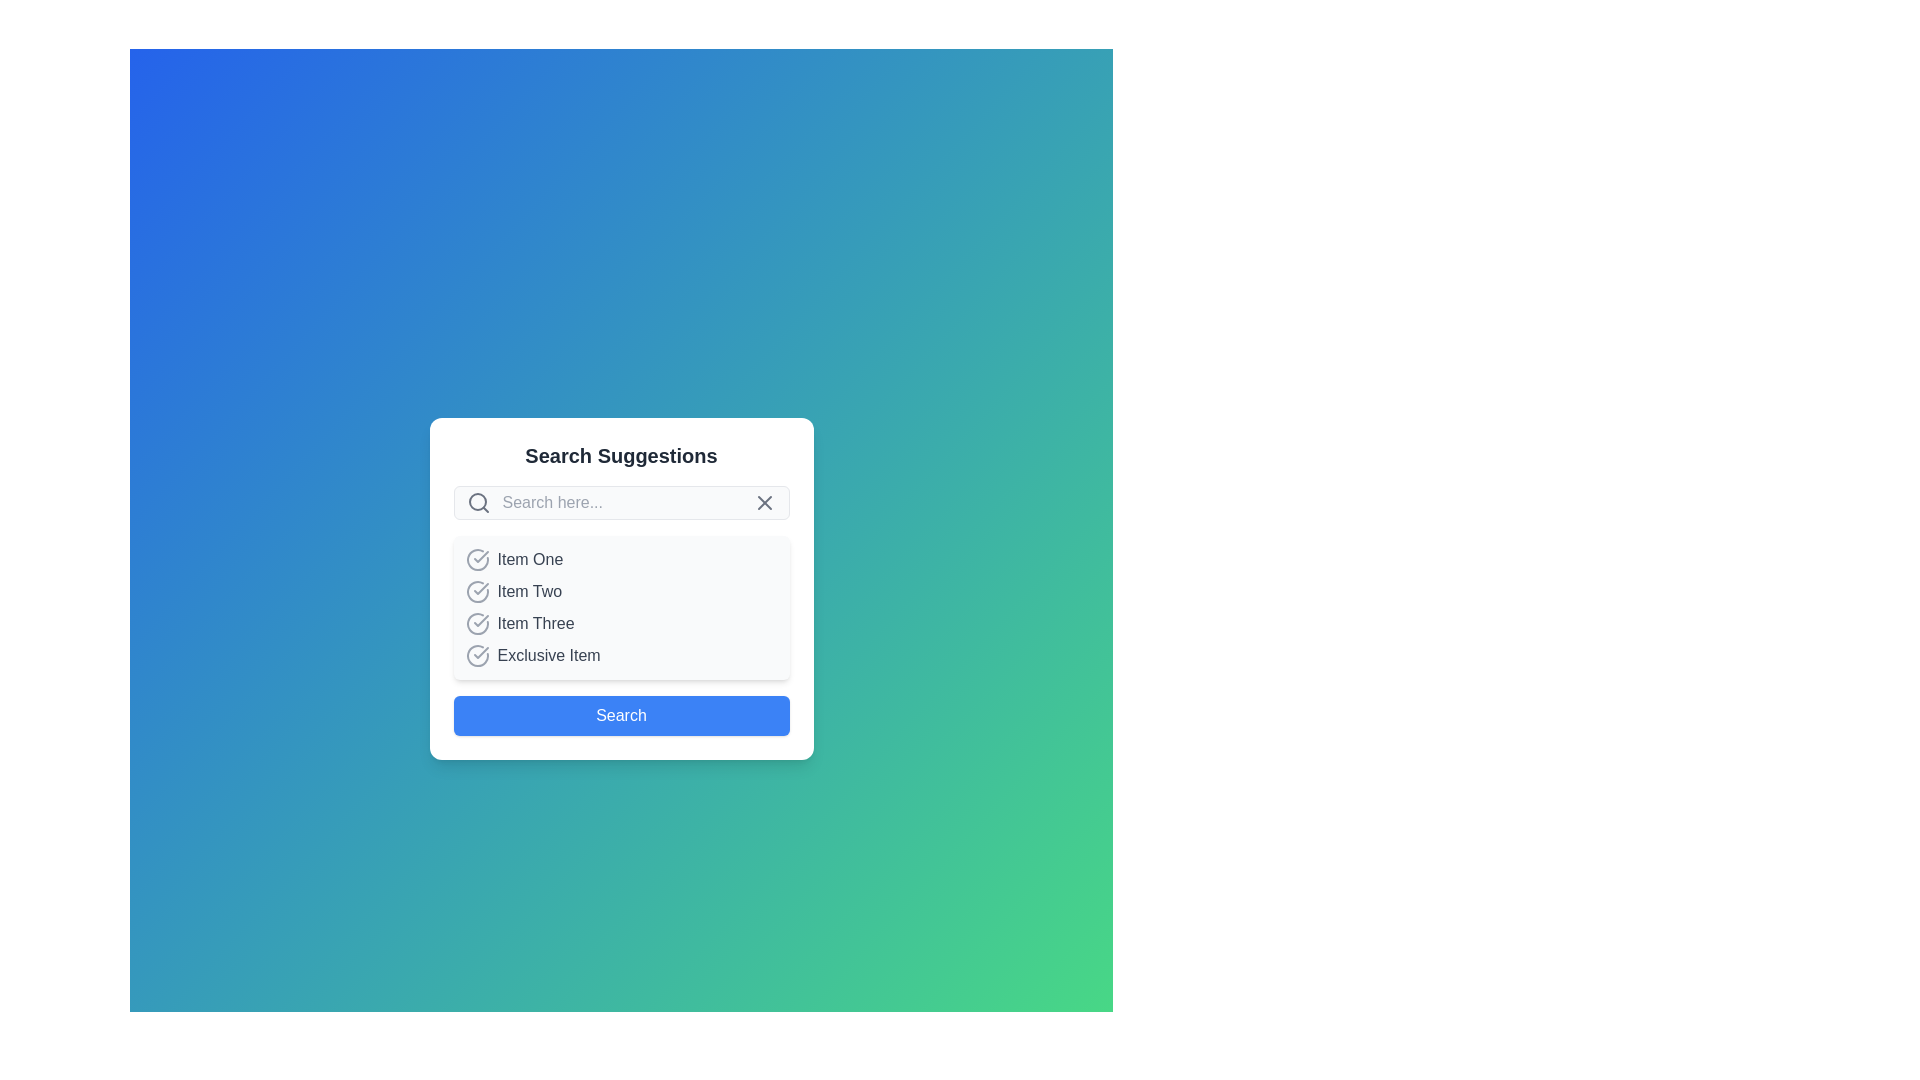  I want to click on the confirmation icon representing the selected state for 'Item One' in the vertical list of suggestions, so click(476, 559).